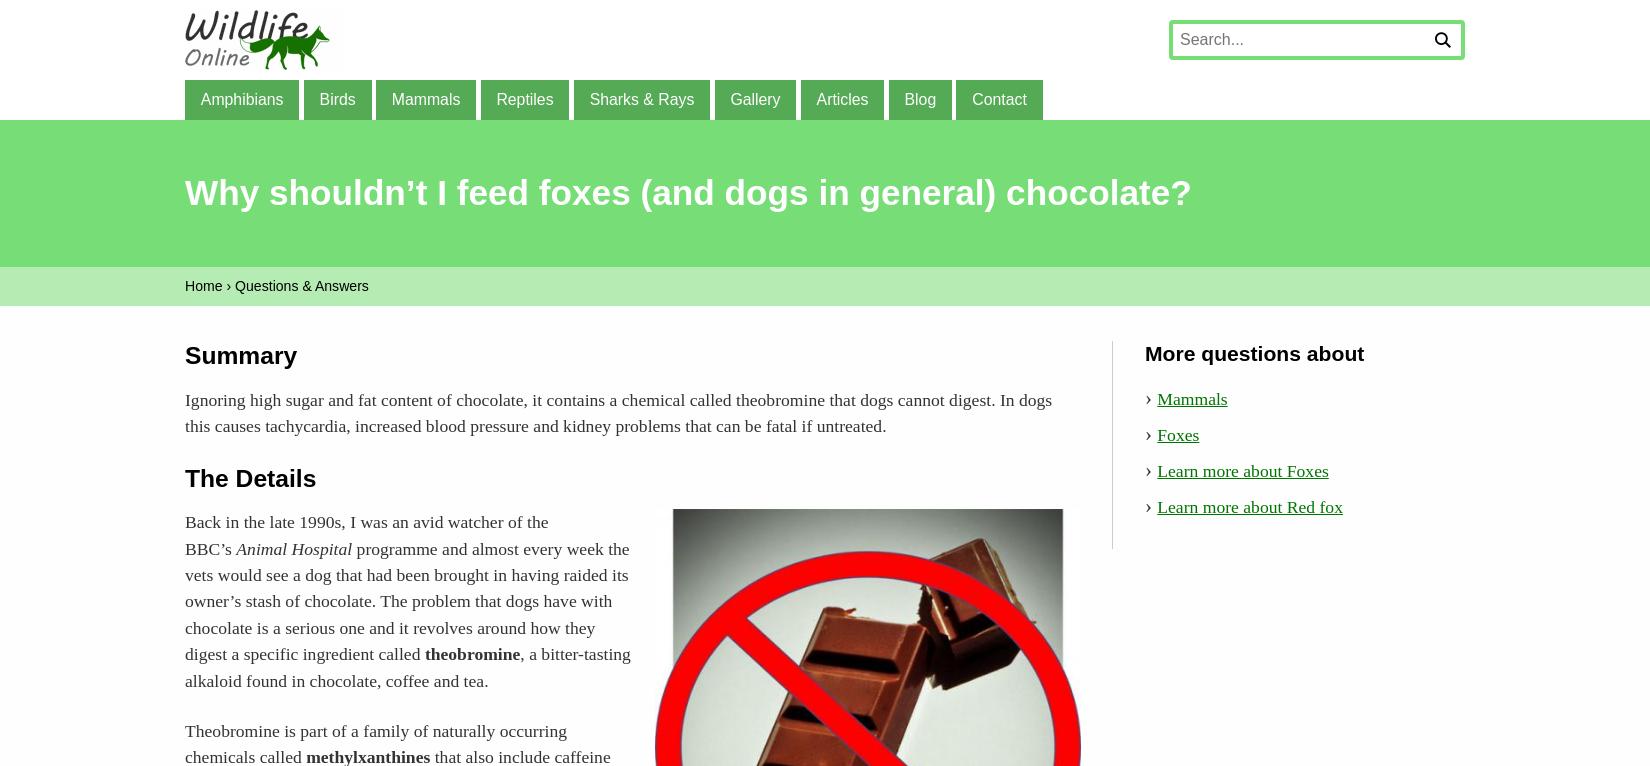  I want to click on 'Sharks & Rays', so click(640, 97).